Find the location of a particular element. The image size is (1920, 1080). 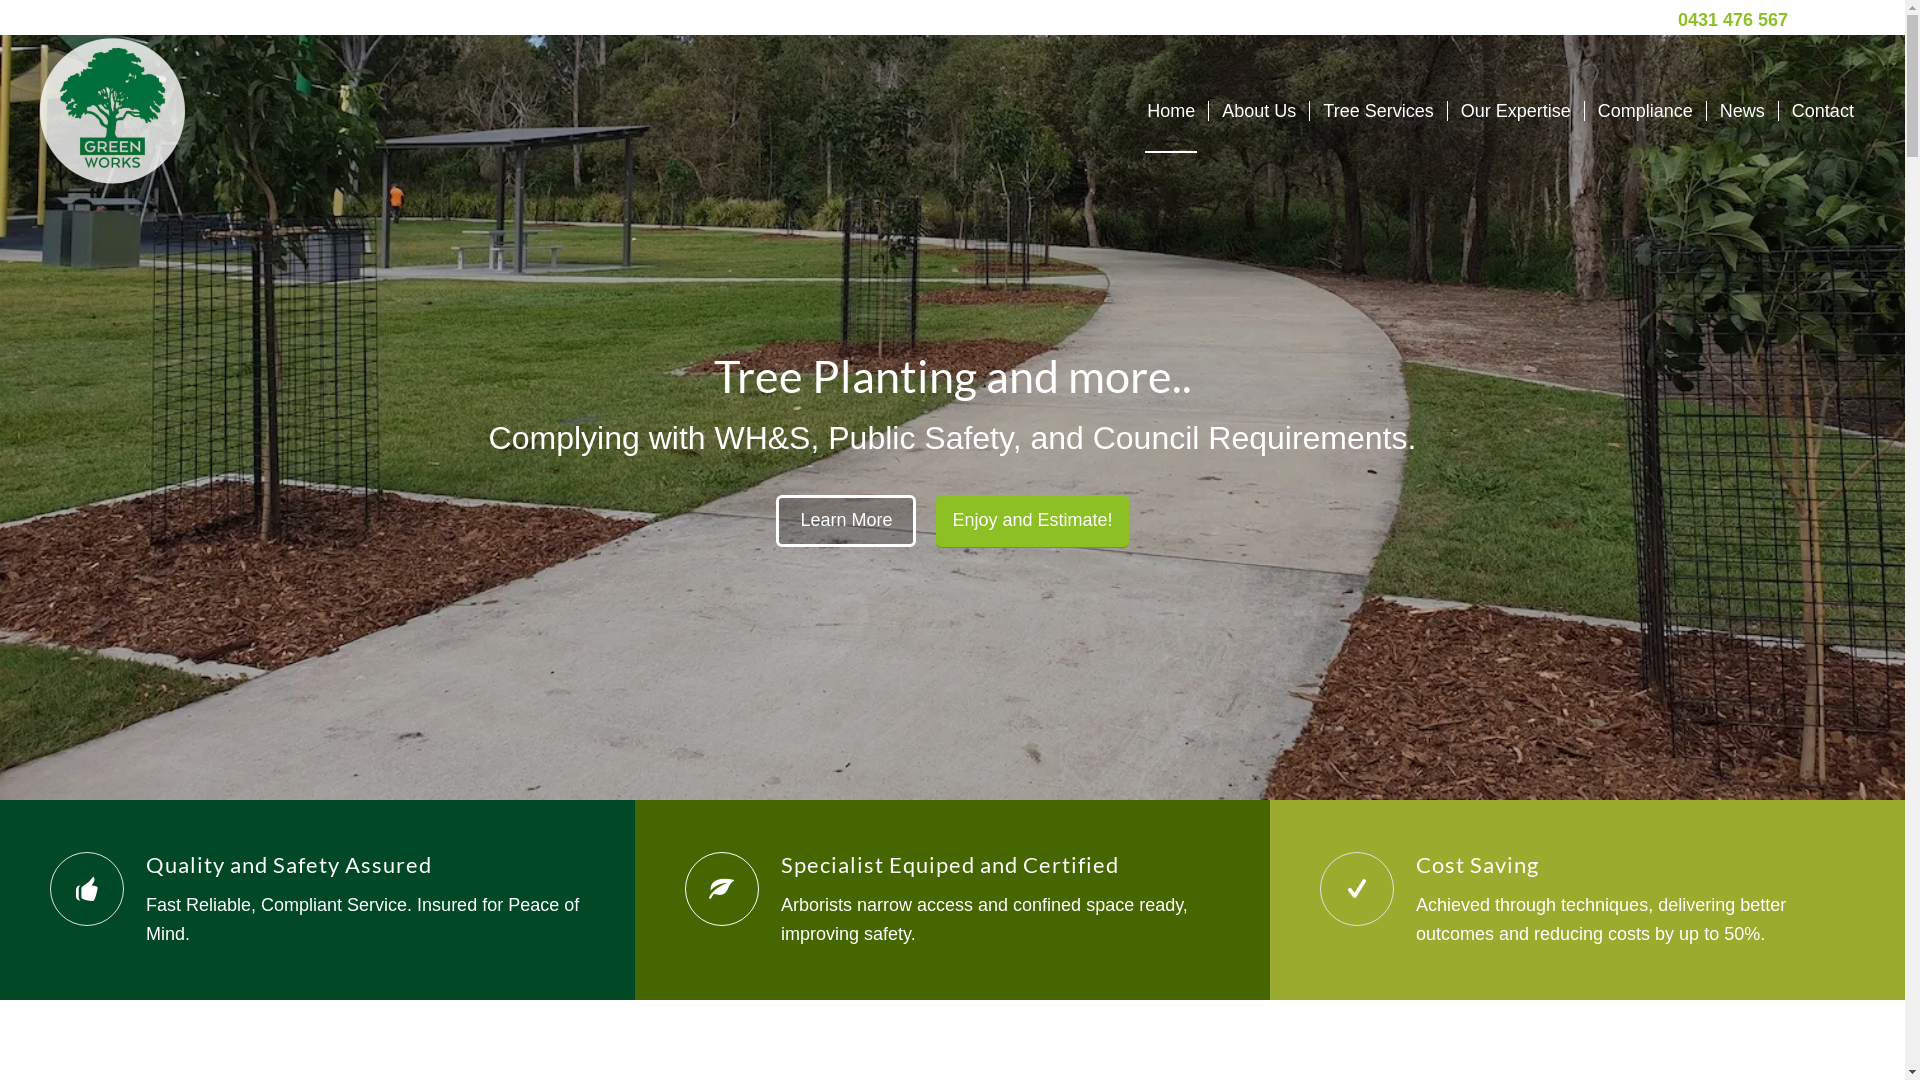

'Home' is located at coordinates (1133, 111).